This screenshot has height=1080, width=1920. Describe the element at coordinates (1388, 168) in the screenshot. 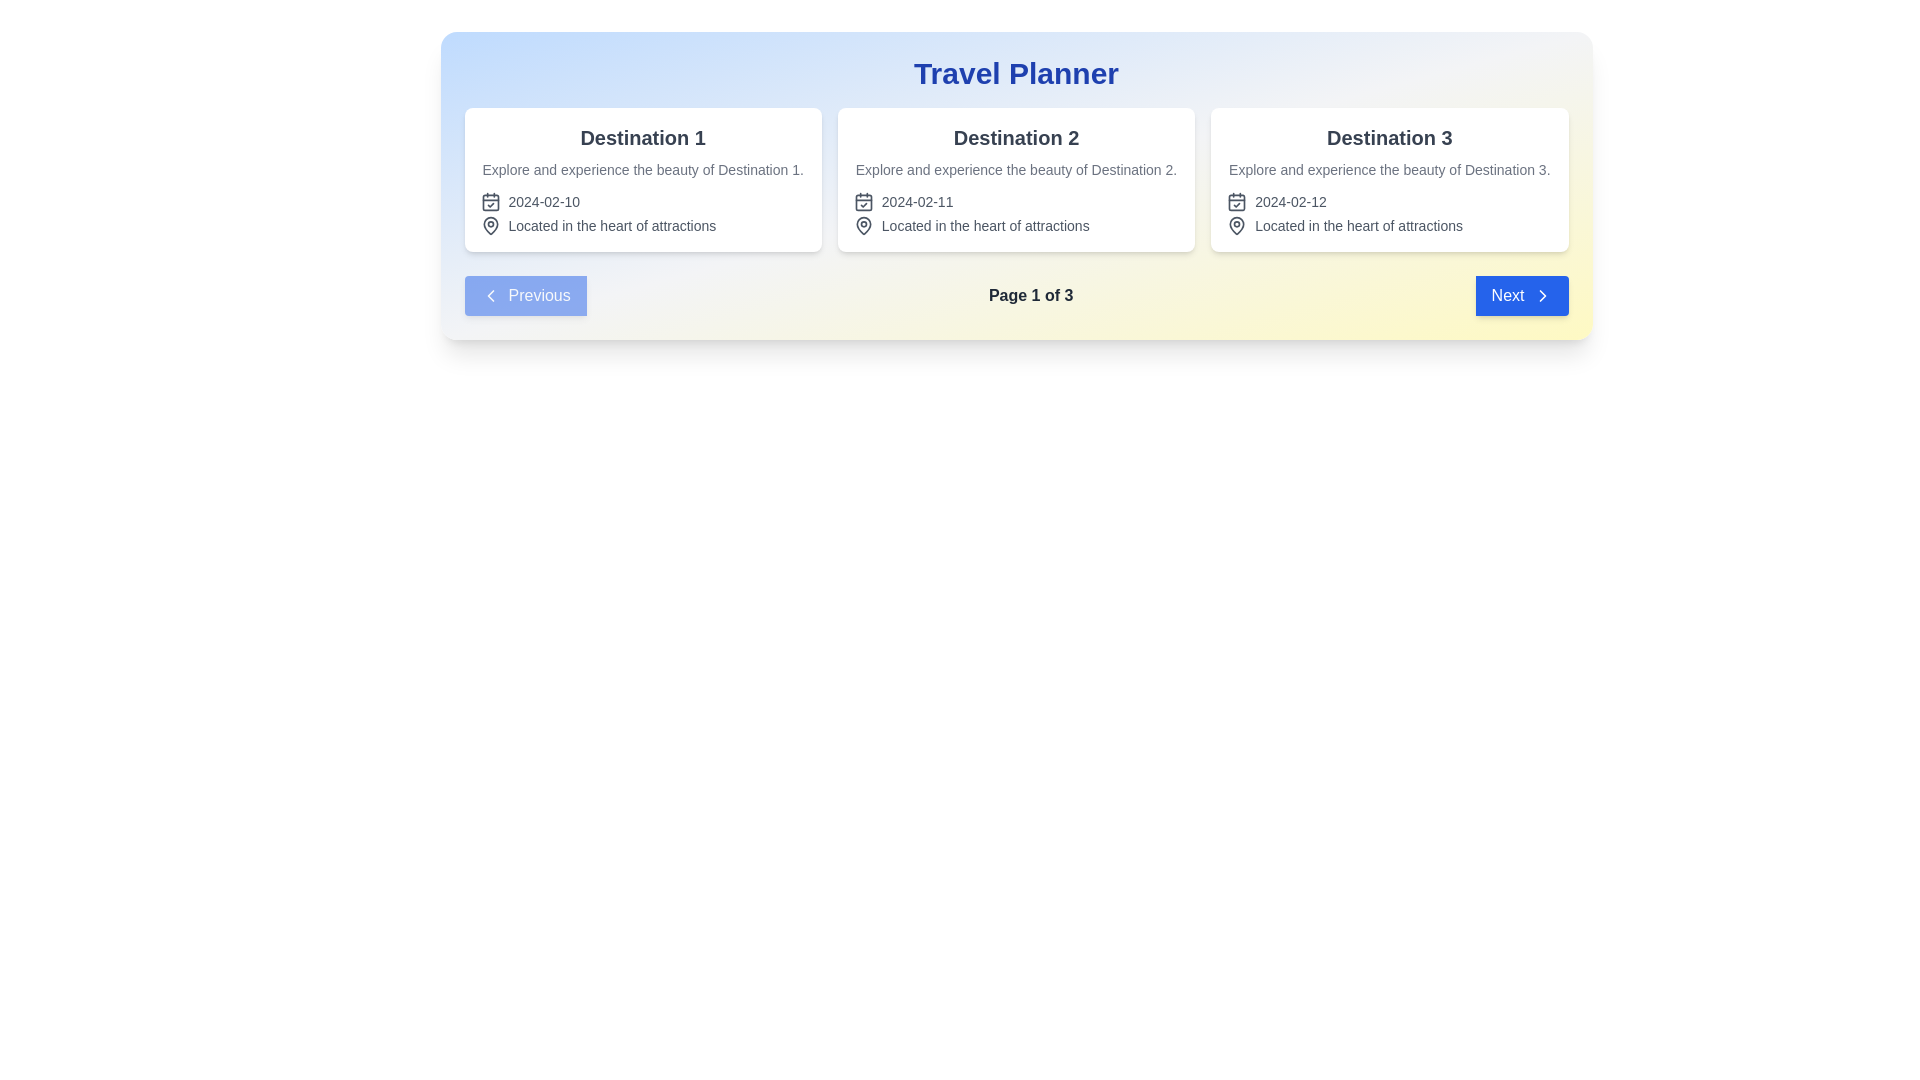

I see `the second visible text element providing a description about 'Destination 3' located in the rightmost card` at that location.